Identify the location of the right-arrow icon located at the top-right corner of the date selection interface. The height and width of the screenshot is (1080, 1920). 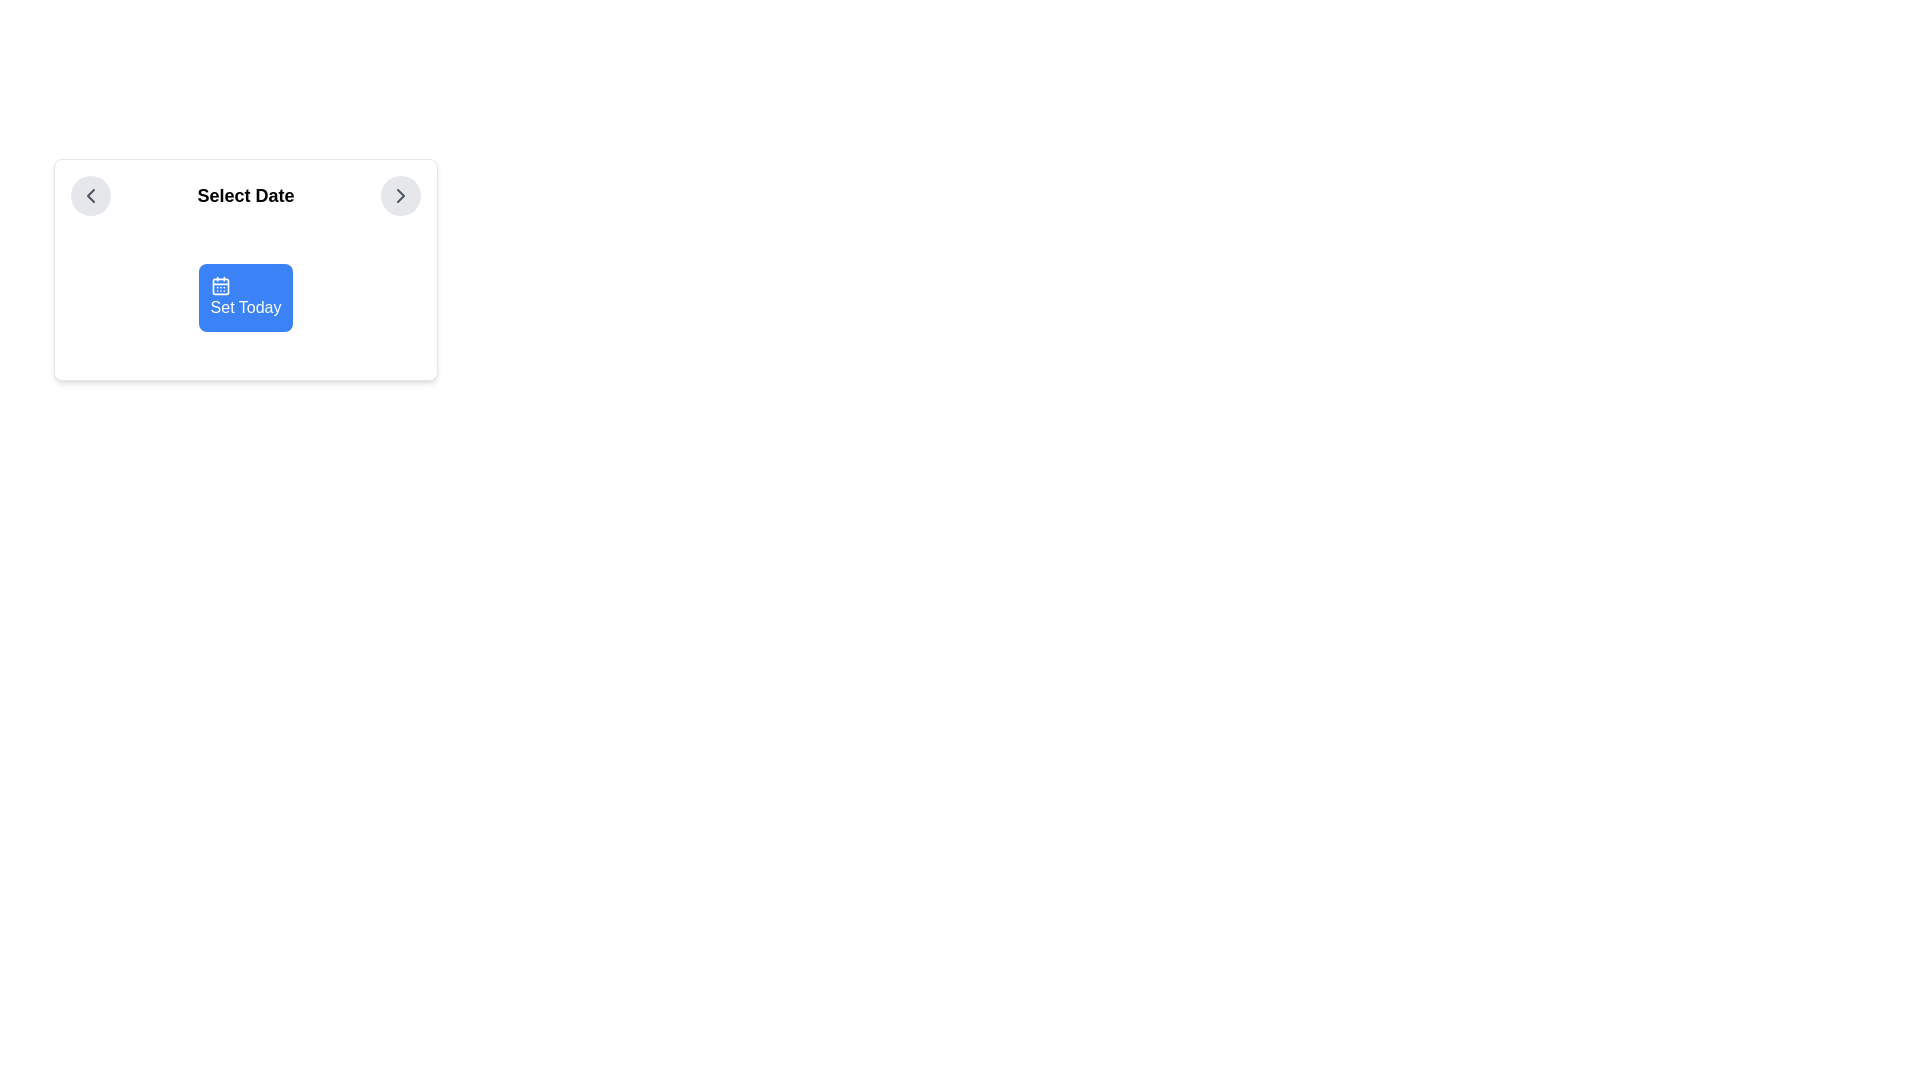
(400, 196).